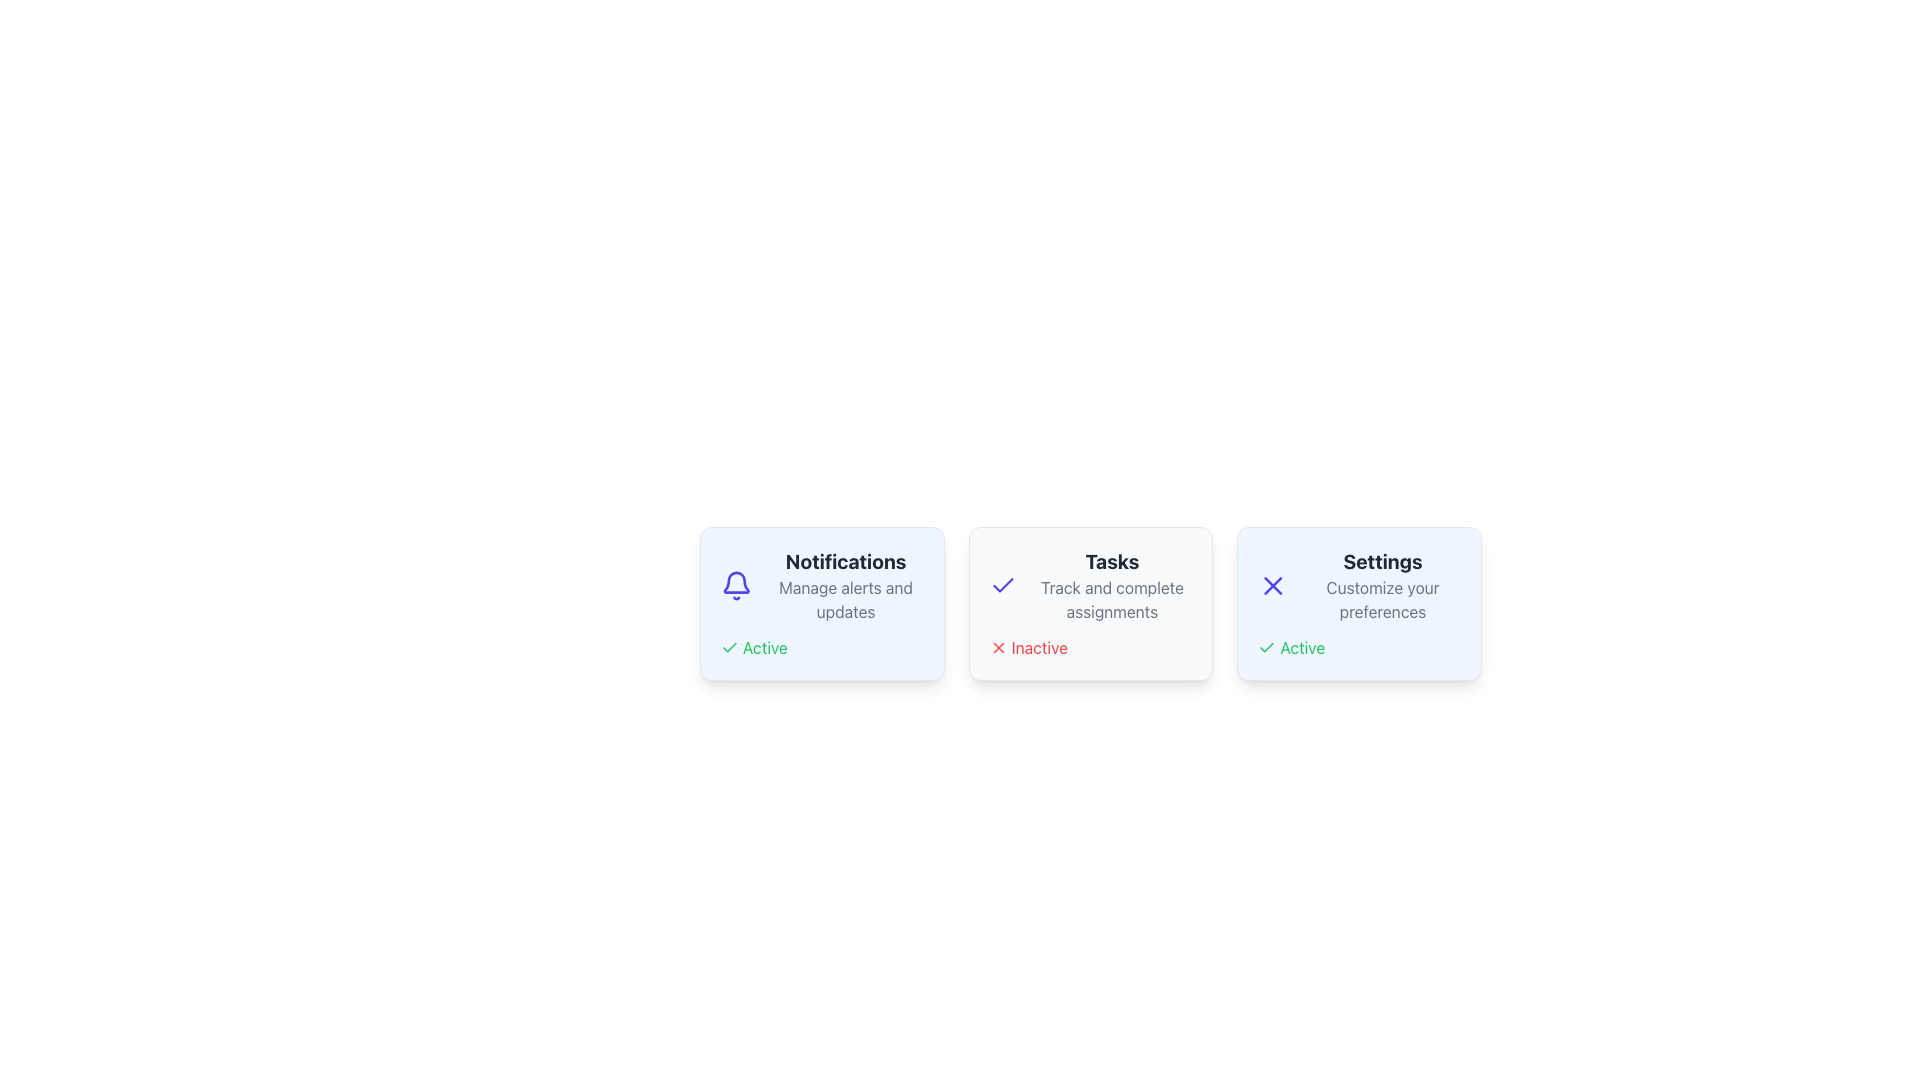 This screenshot has width=1920, height=1080. Describe the element at coordinates (1272, 585) in the screenshot. I see `the close icon located at the top-left section of the 'Settings' content block, positioned to the left of the texts 'Settings' and 'Customize your preferences'` at that location.